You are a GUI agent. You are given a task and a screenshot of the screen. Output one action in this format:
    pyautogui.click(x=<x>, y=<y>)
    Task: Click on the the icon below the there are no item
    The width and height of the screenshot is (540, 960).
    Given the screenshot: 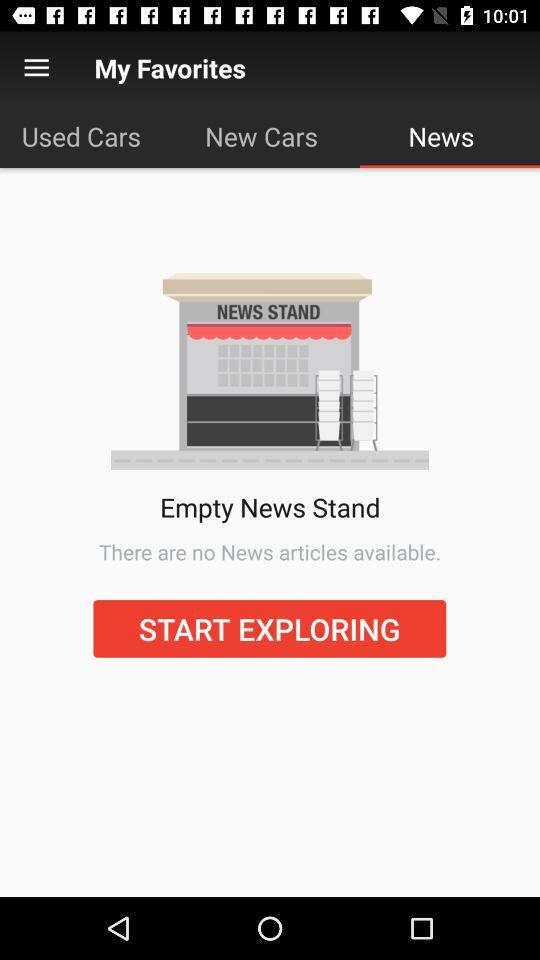 What is the action you would take?
    pyautogui.click(x=269, y=627)
    